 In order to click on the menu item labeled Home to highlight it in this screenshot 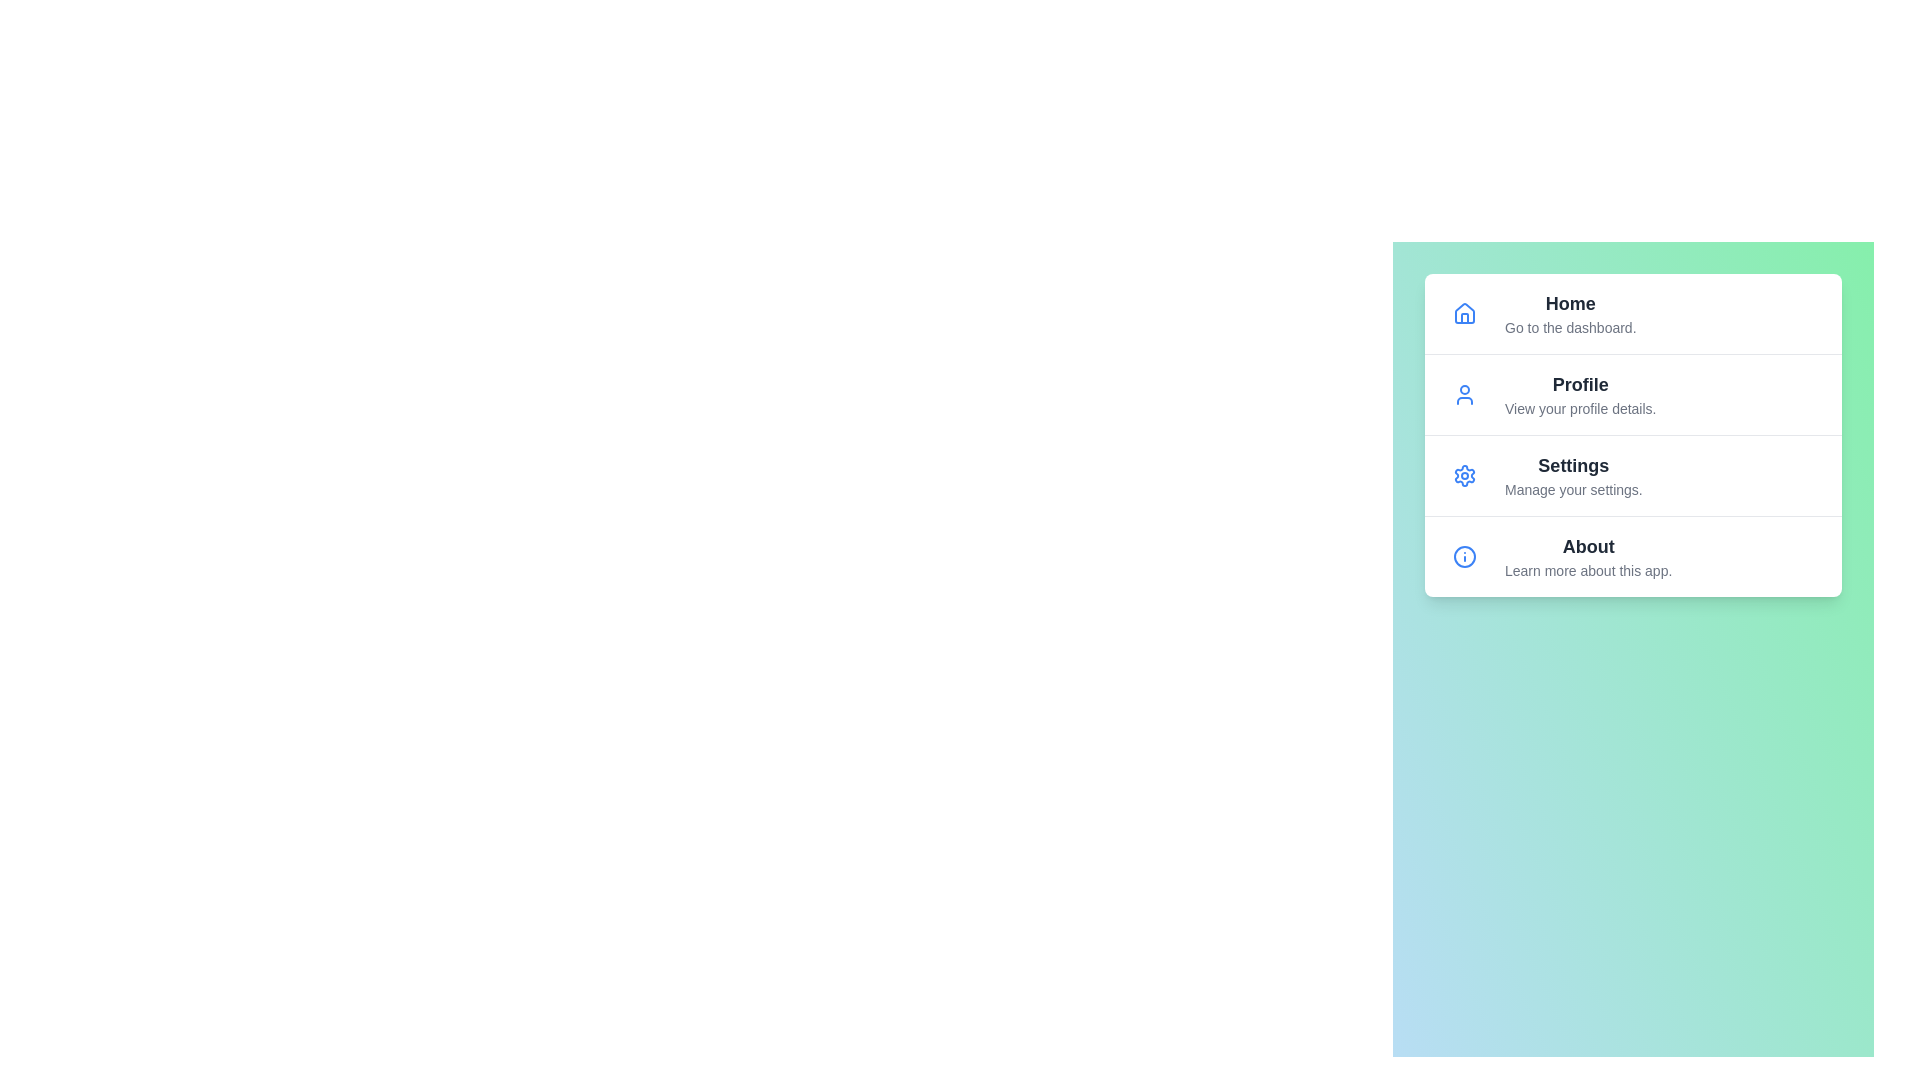, I will do `click(1633, 313)`.